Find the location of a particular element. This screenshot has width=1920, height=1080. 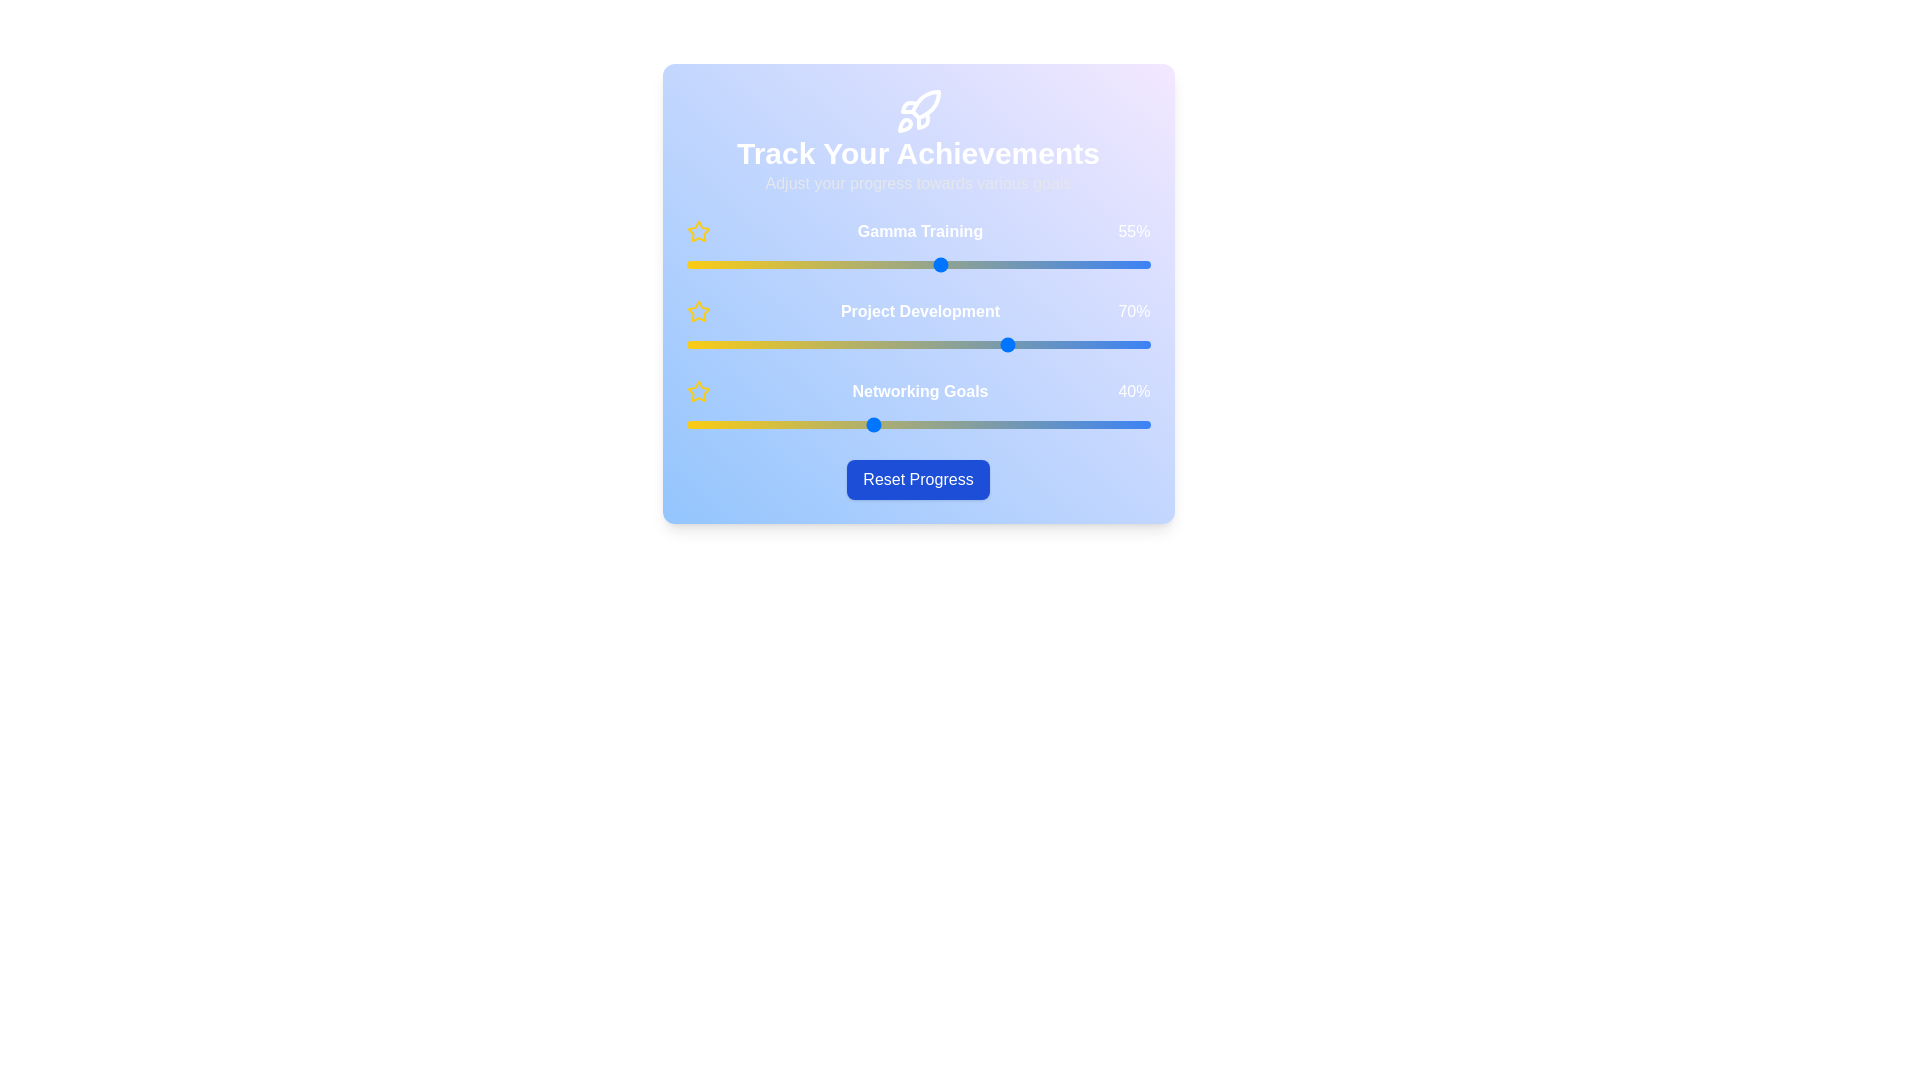

the 'Gamma Training' slider to 55% is located at coordinates (940, 264).